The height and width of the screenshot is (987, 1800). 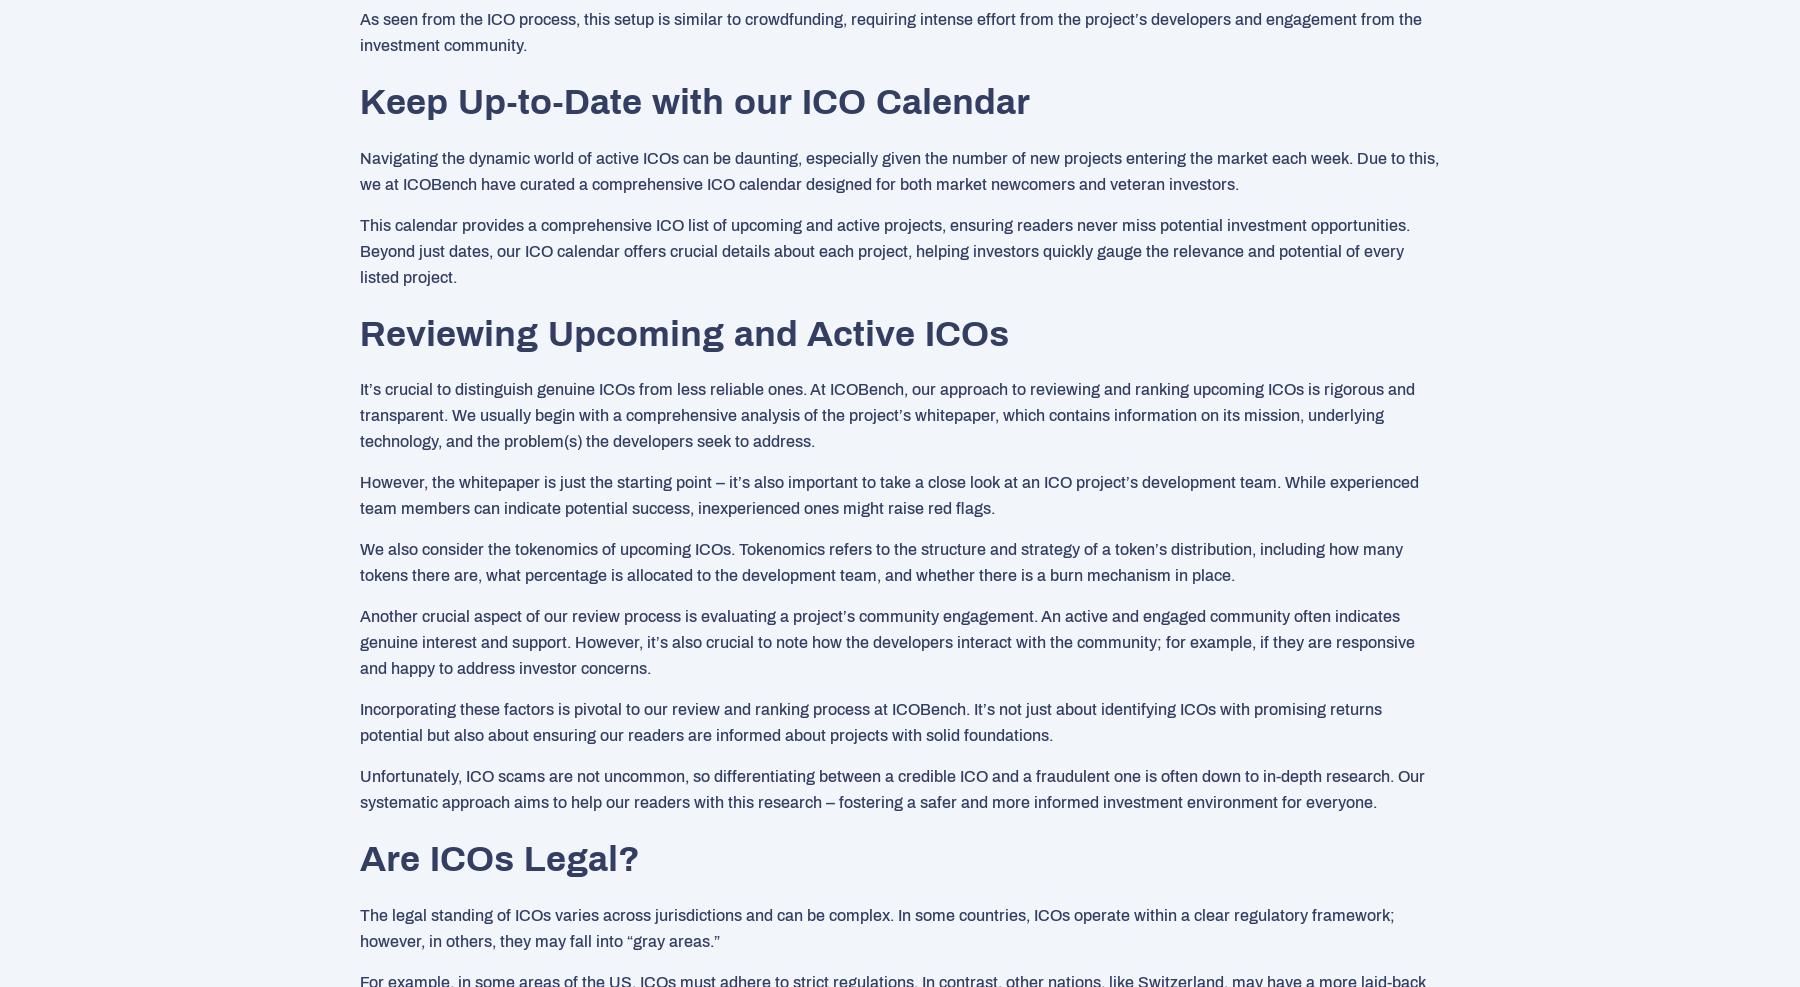 What do you see at coordinates (683, 332) in the screenshot?
I see `'Reviewing Upcoming and Active ICOs'` at bounding box center [683, 332].